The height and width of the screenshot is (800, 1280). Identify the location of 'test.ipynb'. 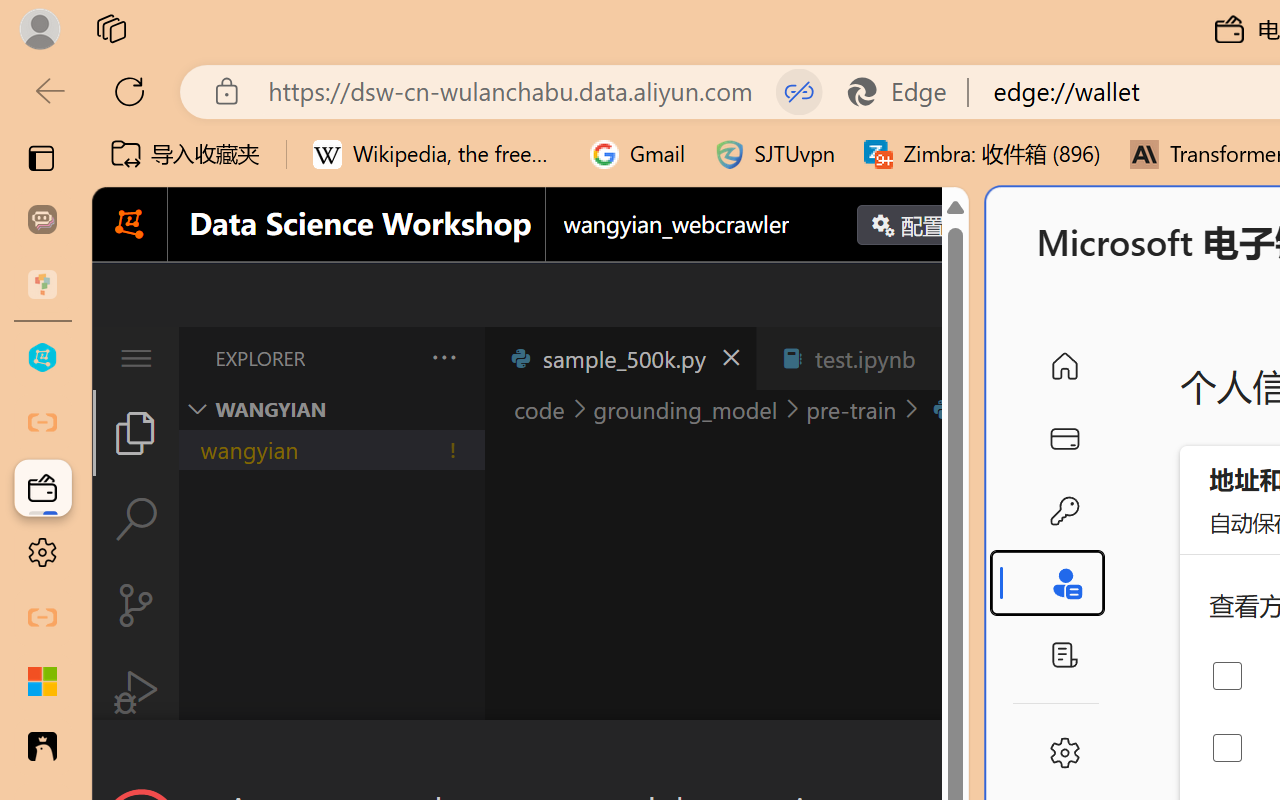
(864, 358).